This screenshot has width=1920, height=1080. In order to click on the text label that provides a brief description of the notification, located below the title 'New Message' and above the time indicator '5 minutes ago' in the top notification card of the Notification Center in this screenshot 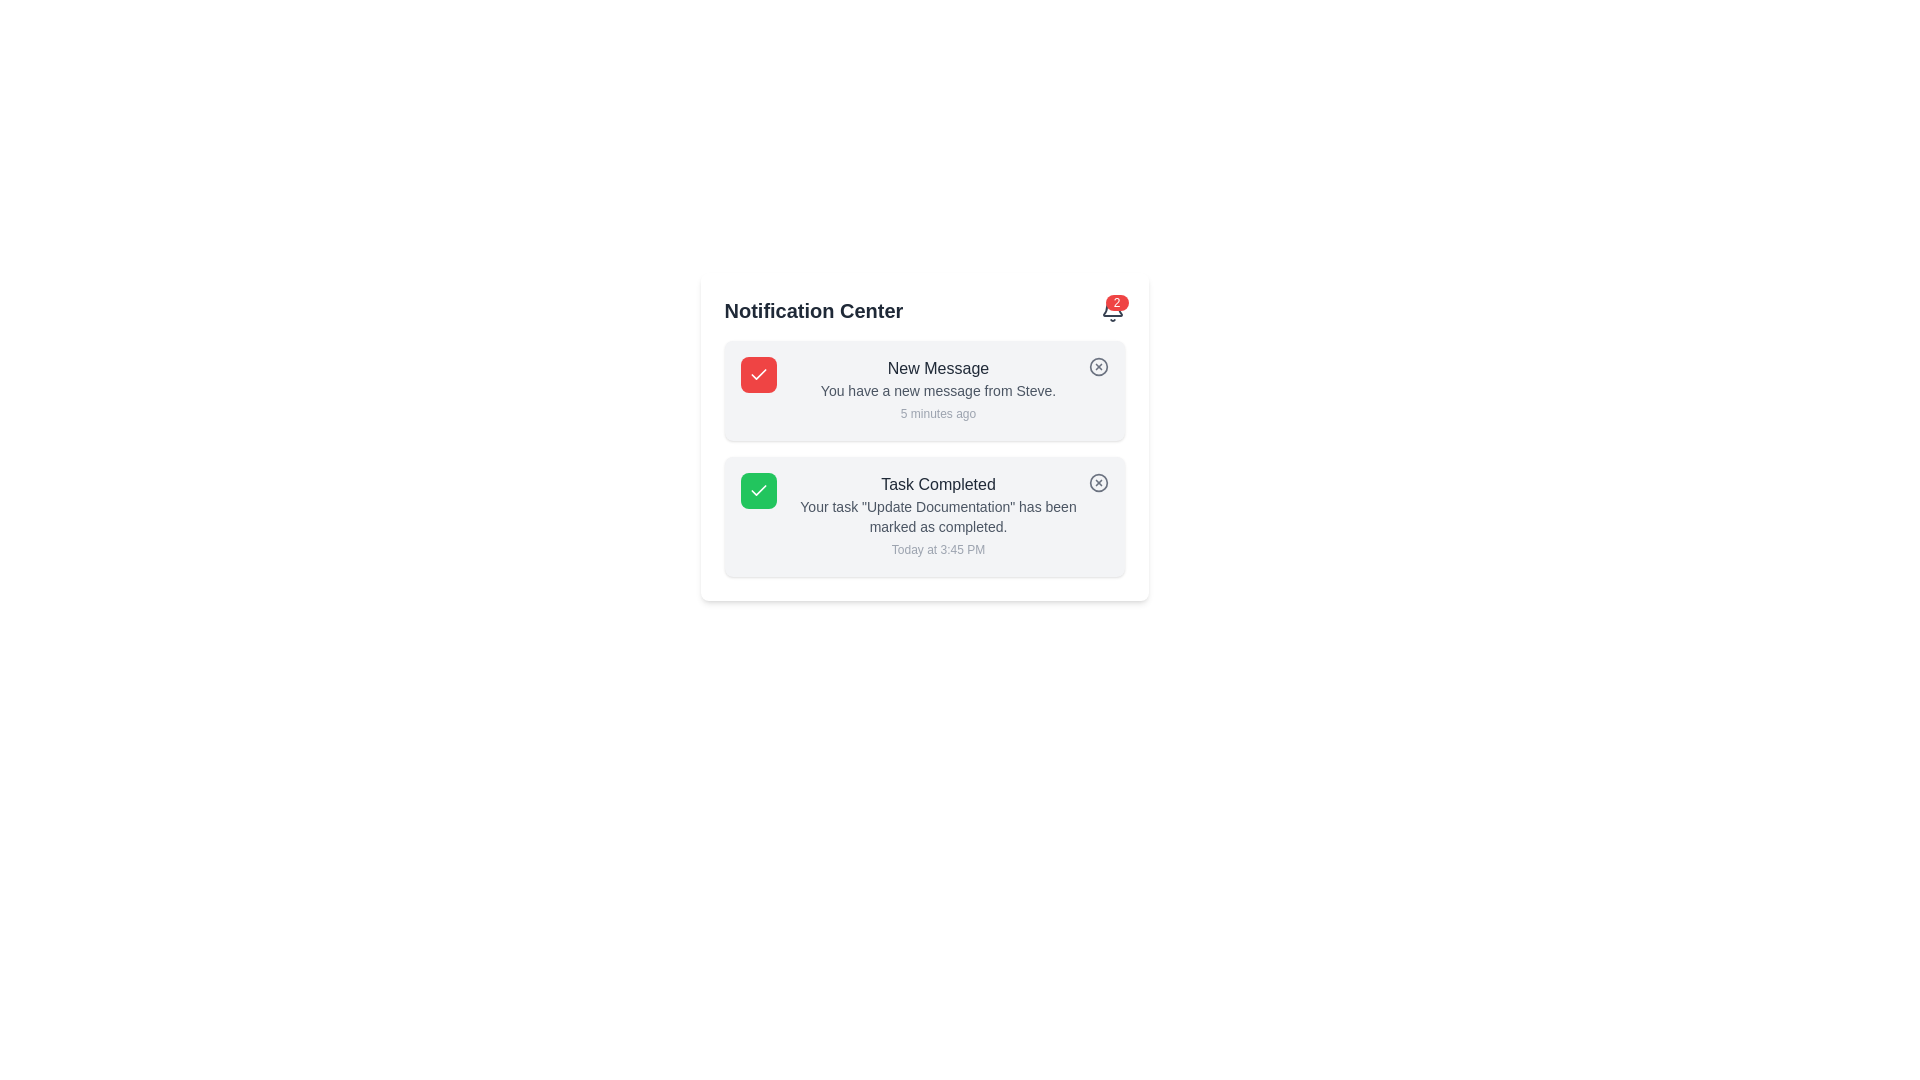, I will do `click(937, 390)`.